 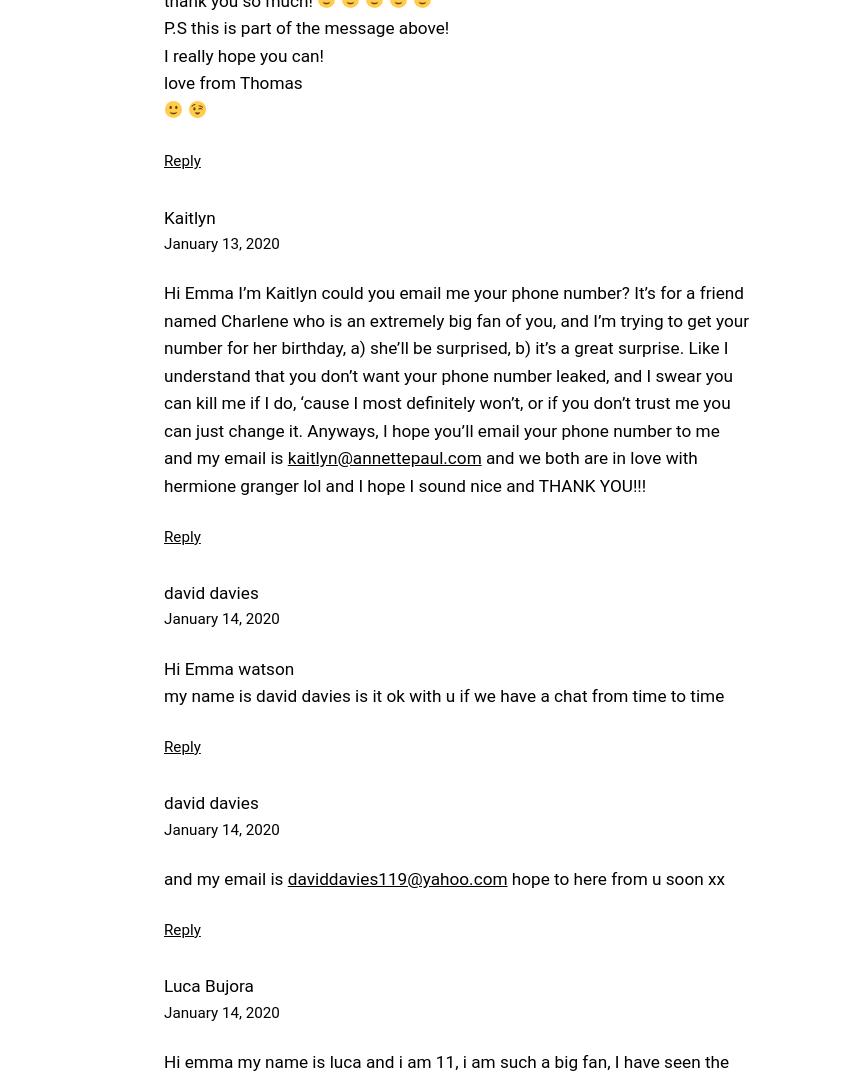 I want to click on 'Luca Bujora', so click(x=207, y=985).